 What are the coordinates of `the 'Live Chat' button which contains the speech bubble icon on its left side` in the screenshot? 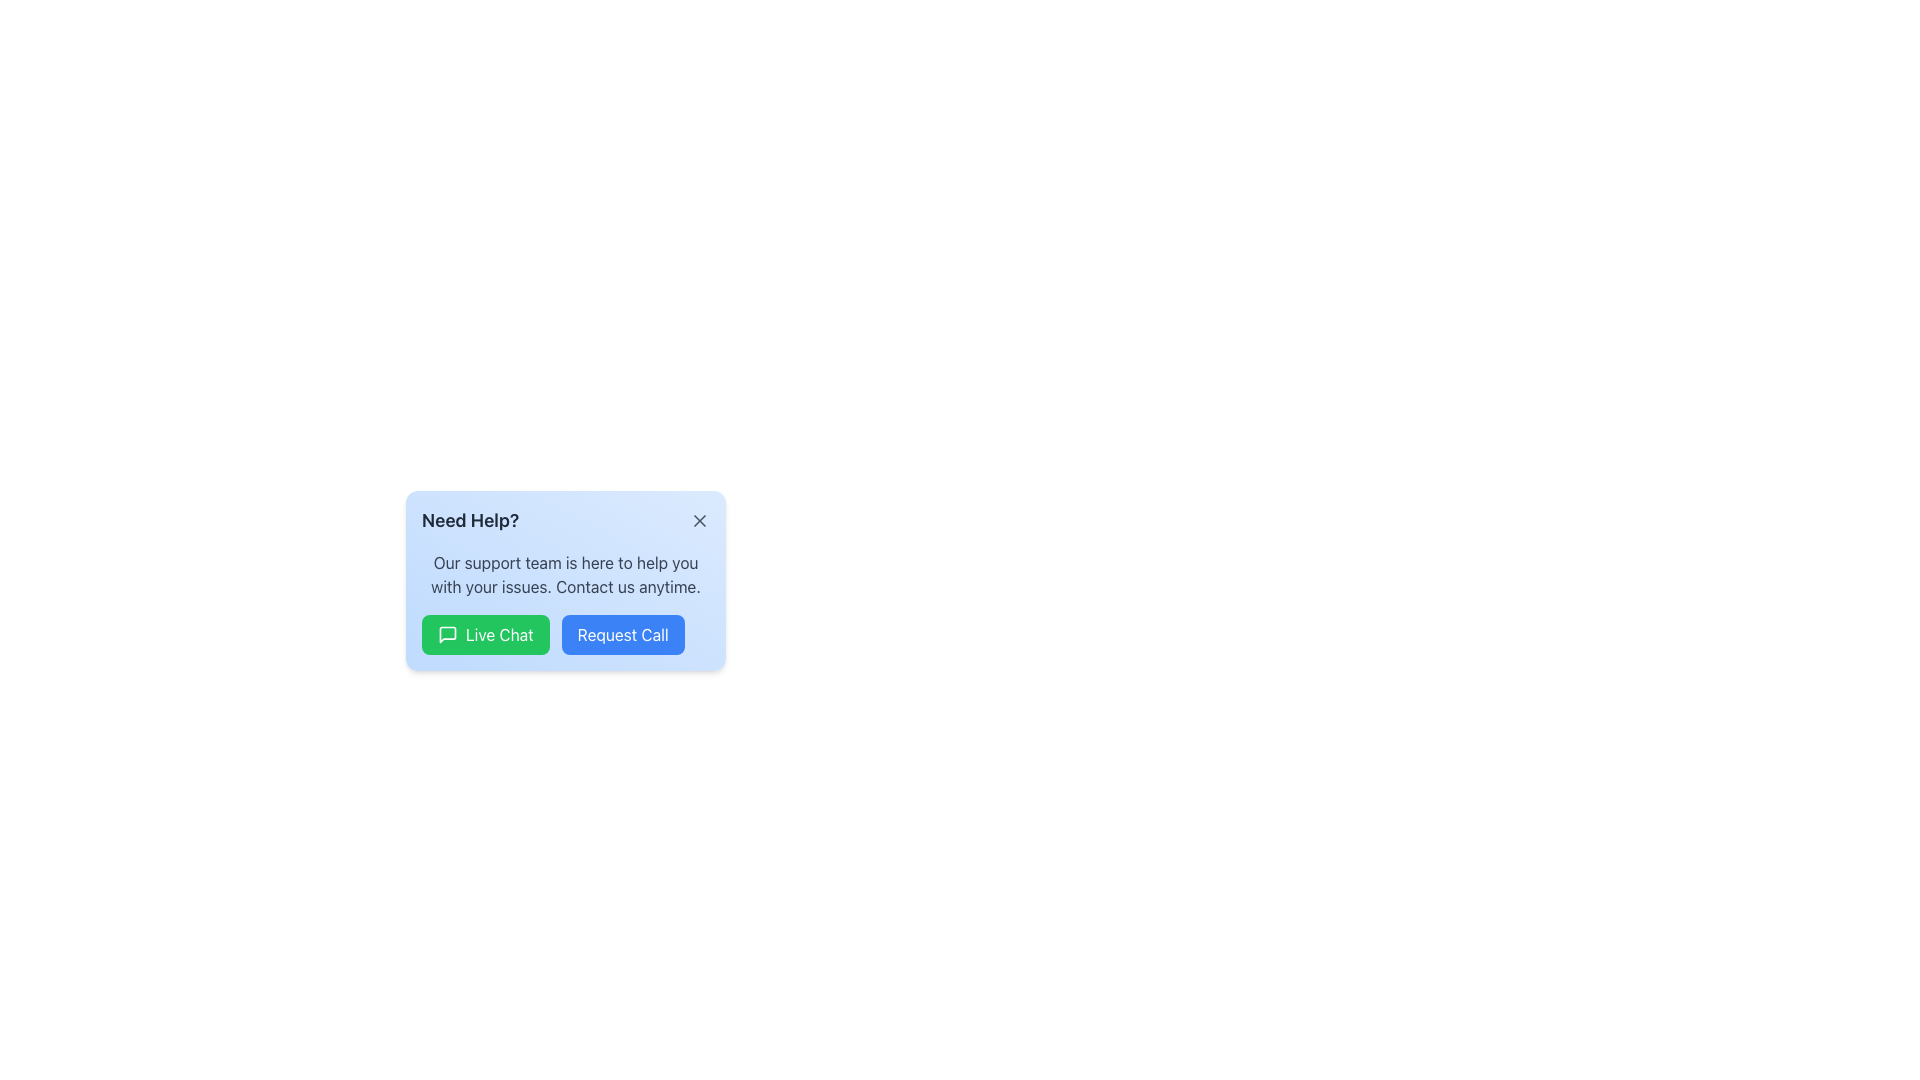 It's located at (446, 635).